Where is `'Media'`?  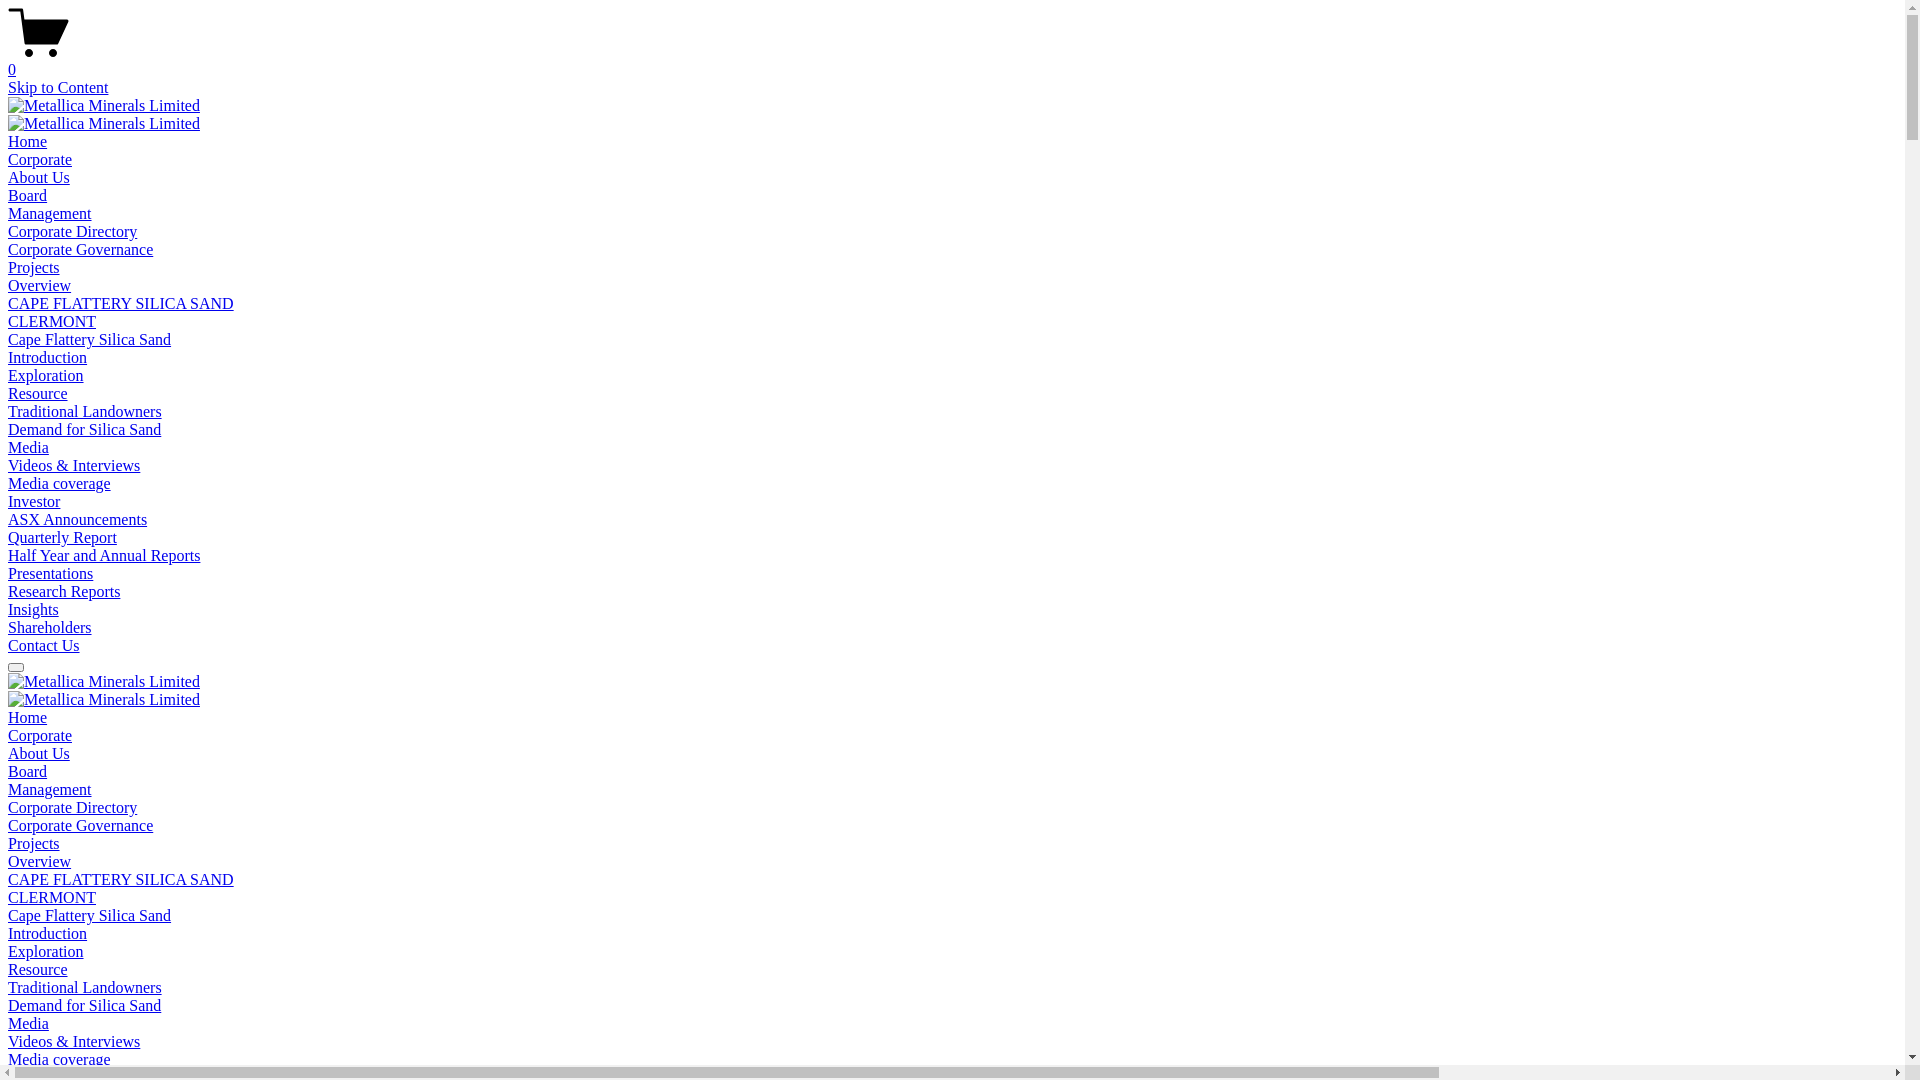 'Media' is located at coordinates (28, 446).